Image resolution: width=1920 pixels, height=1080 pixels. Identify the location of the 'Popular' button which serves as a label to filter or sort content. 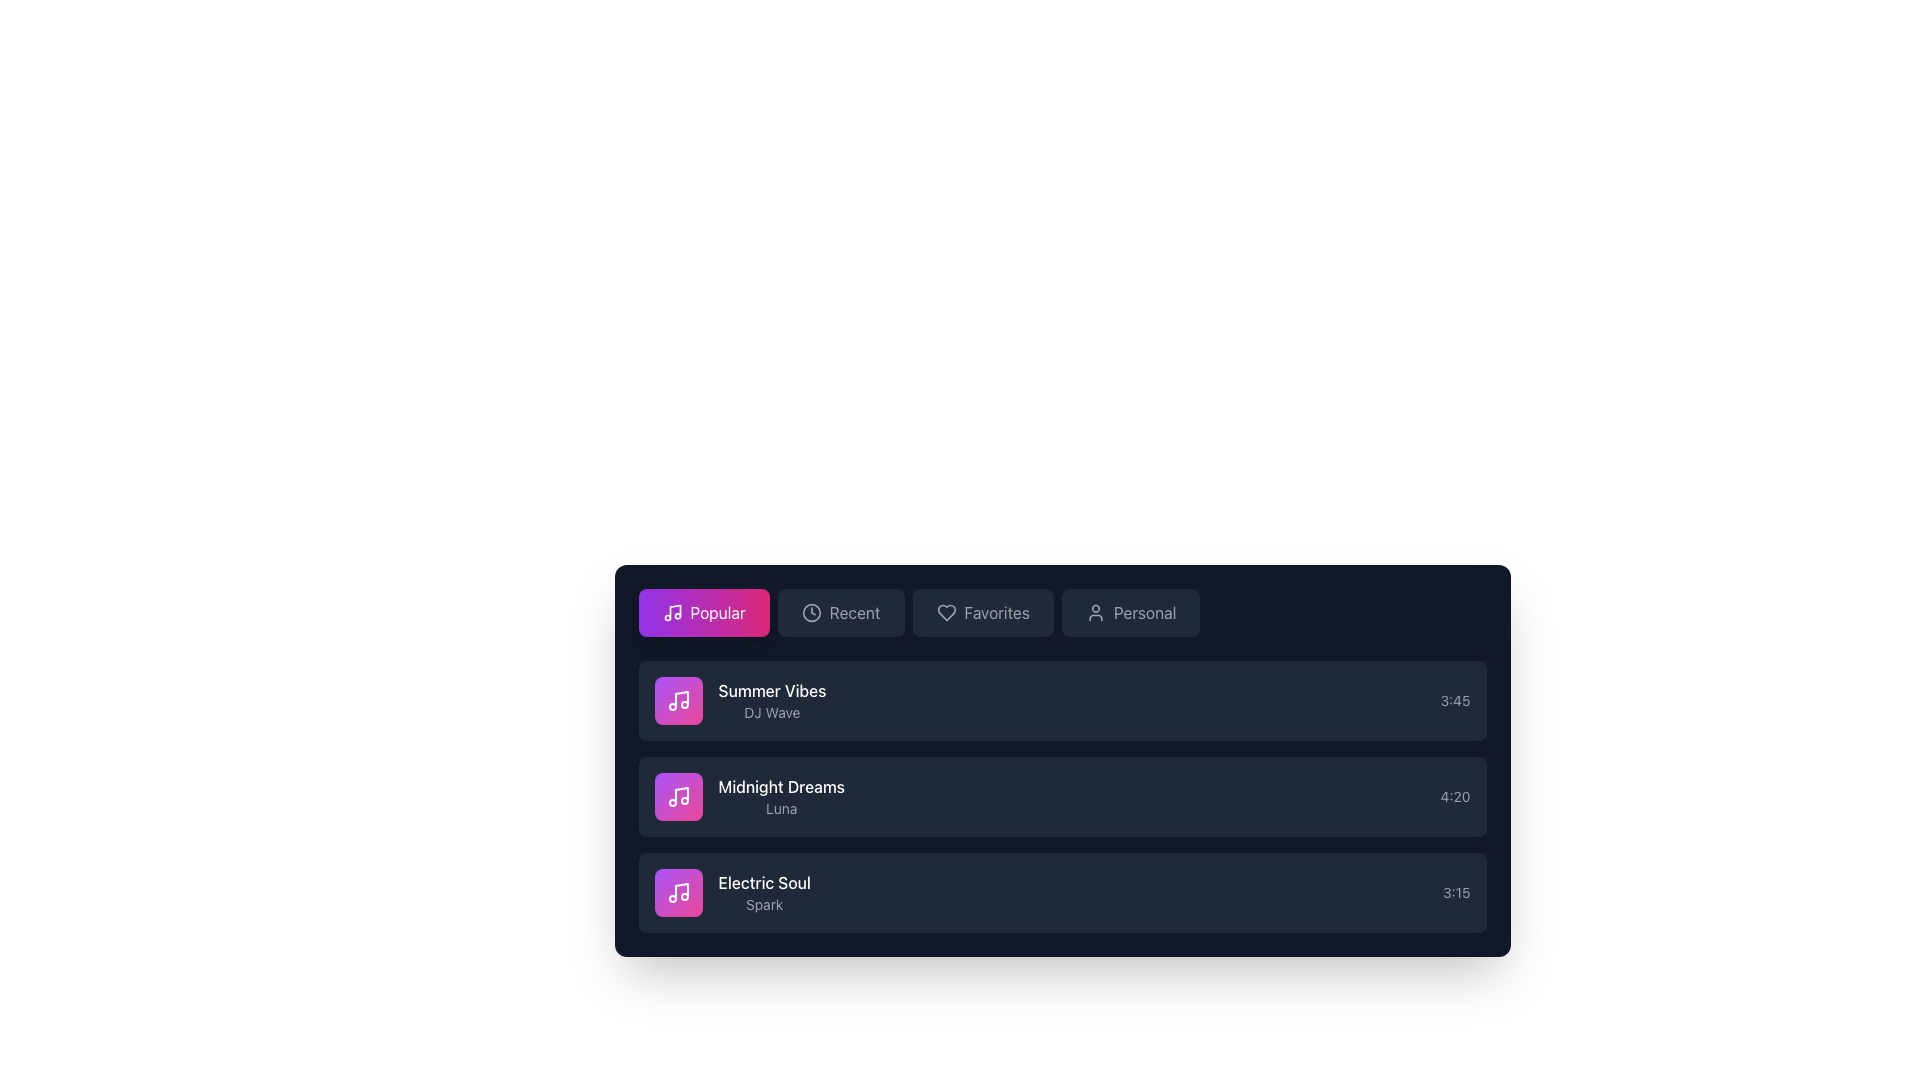
(718, 612).